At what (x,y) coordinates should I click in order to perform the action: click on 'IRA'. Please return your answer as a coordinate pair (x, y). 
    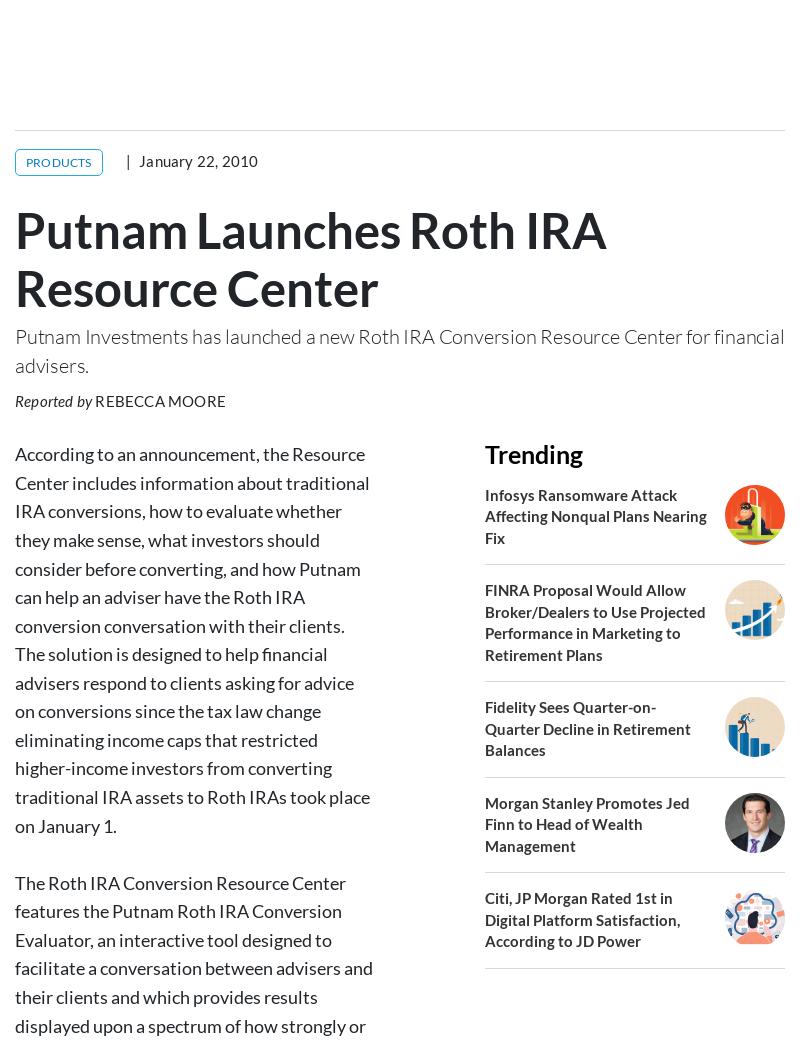
    Looking at the image, I should click on (251, 693).